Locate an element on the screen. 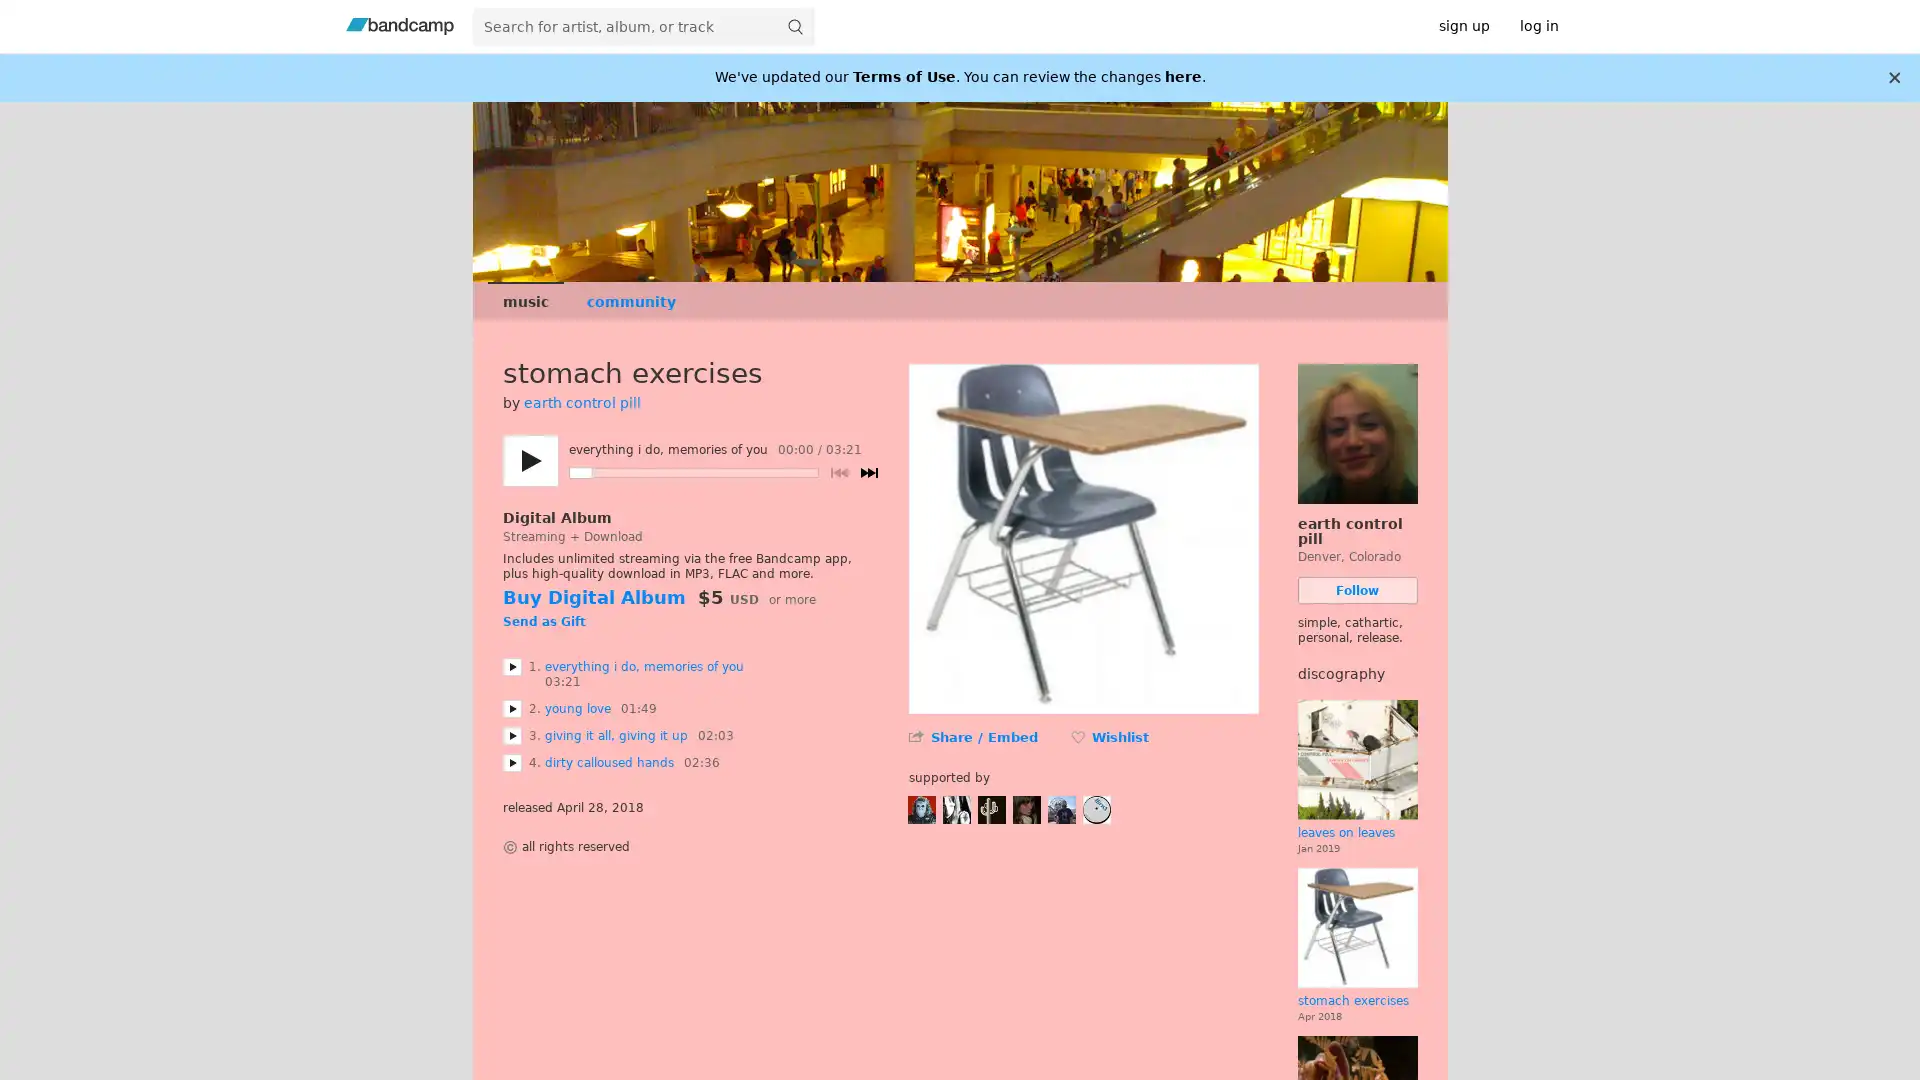 The image size is (1920, 1080). Previous track is located at coordinates (838, 473).